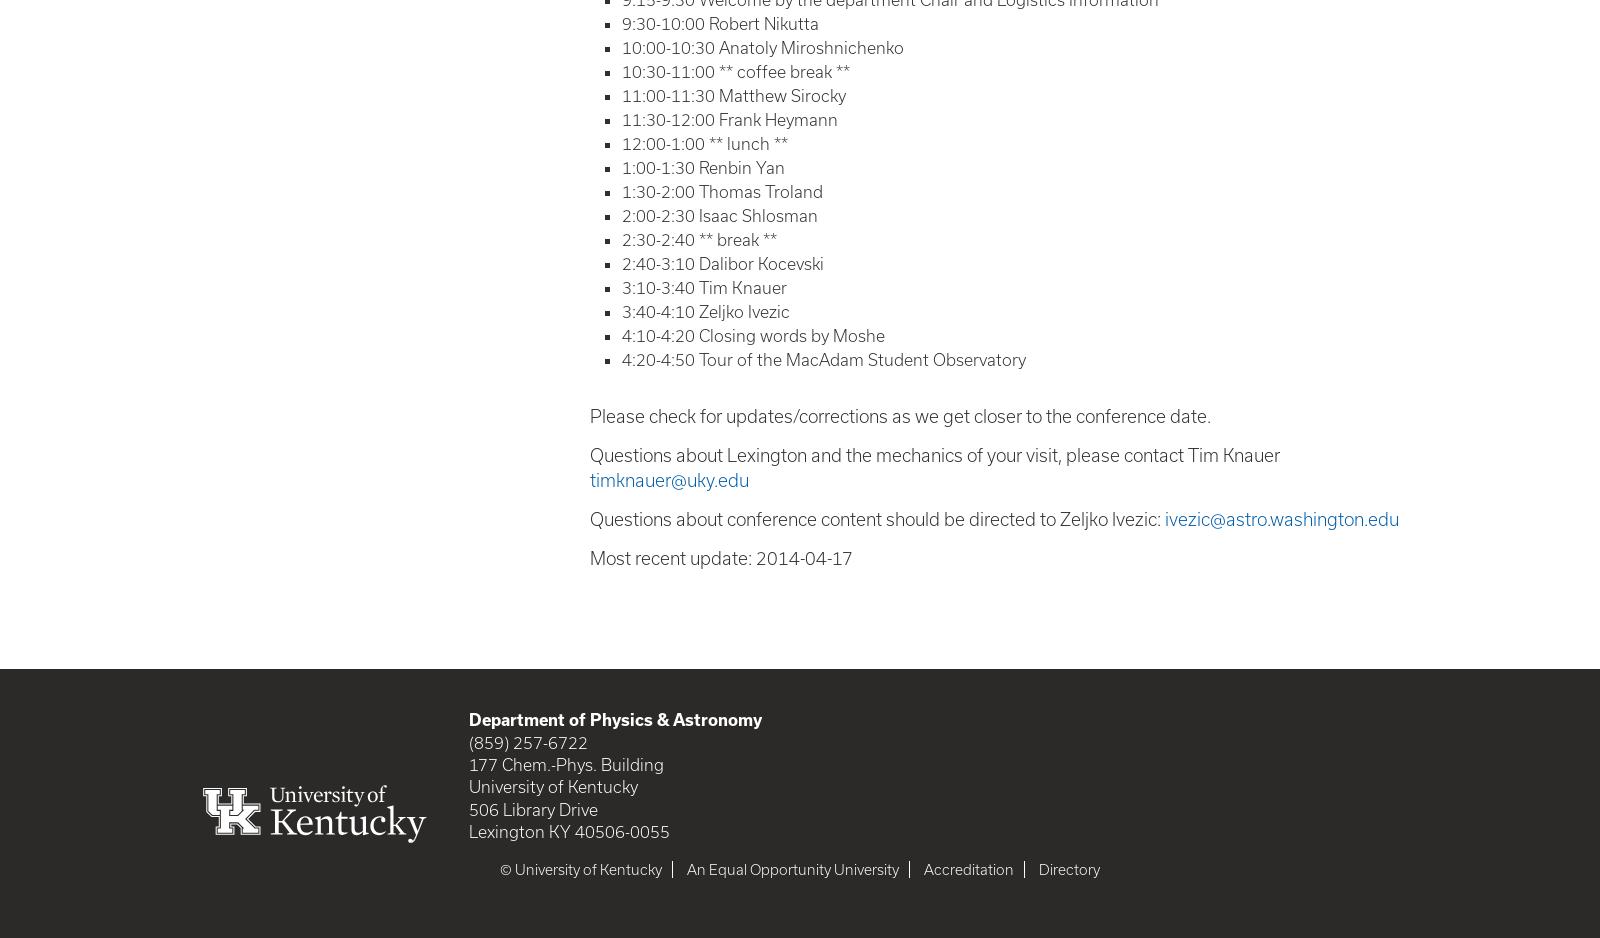 The height and width of the screenshot is (938, 1600). I want to click on 'Most recent update: 2014-04-17', so click(721, 558).